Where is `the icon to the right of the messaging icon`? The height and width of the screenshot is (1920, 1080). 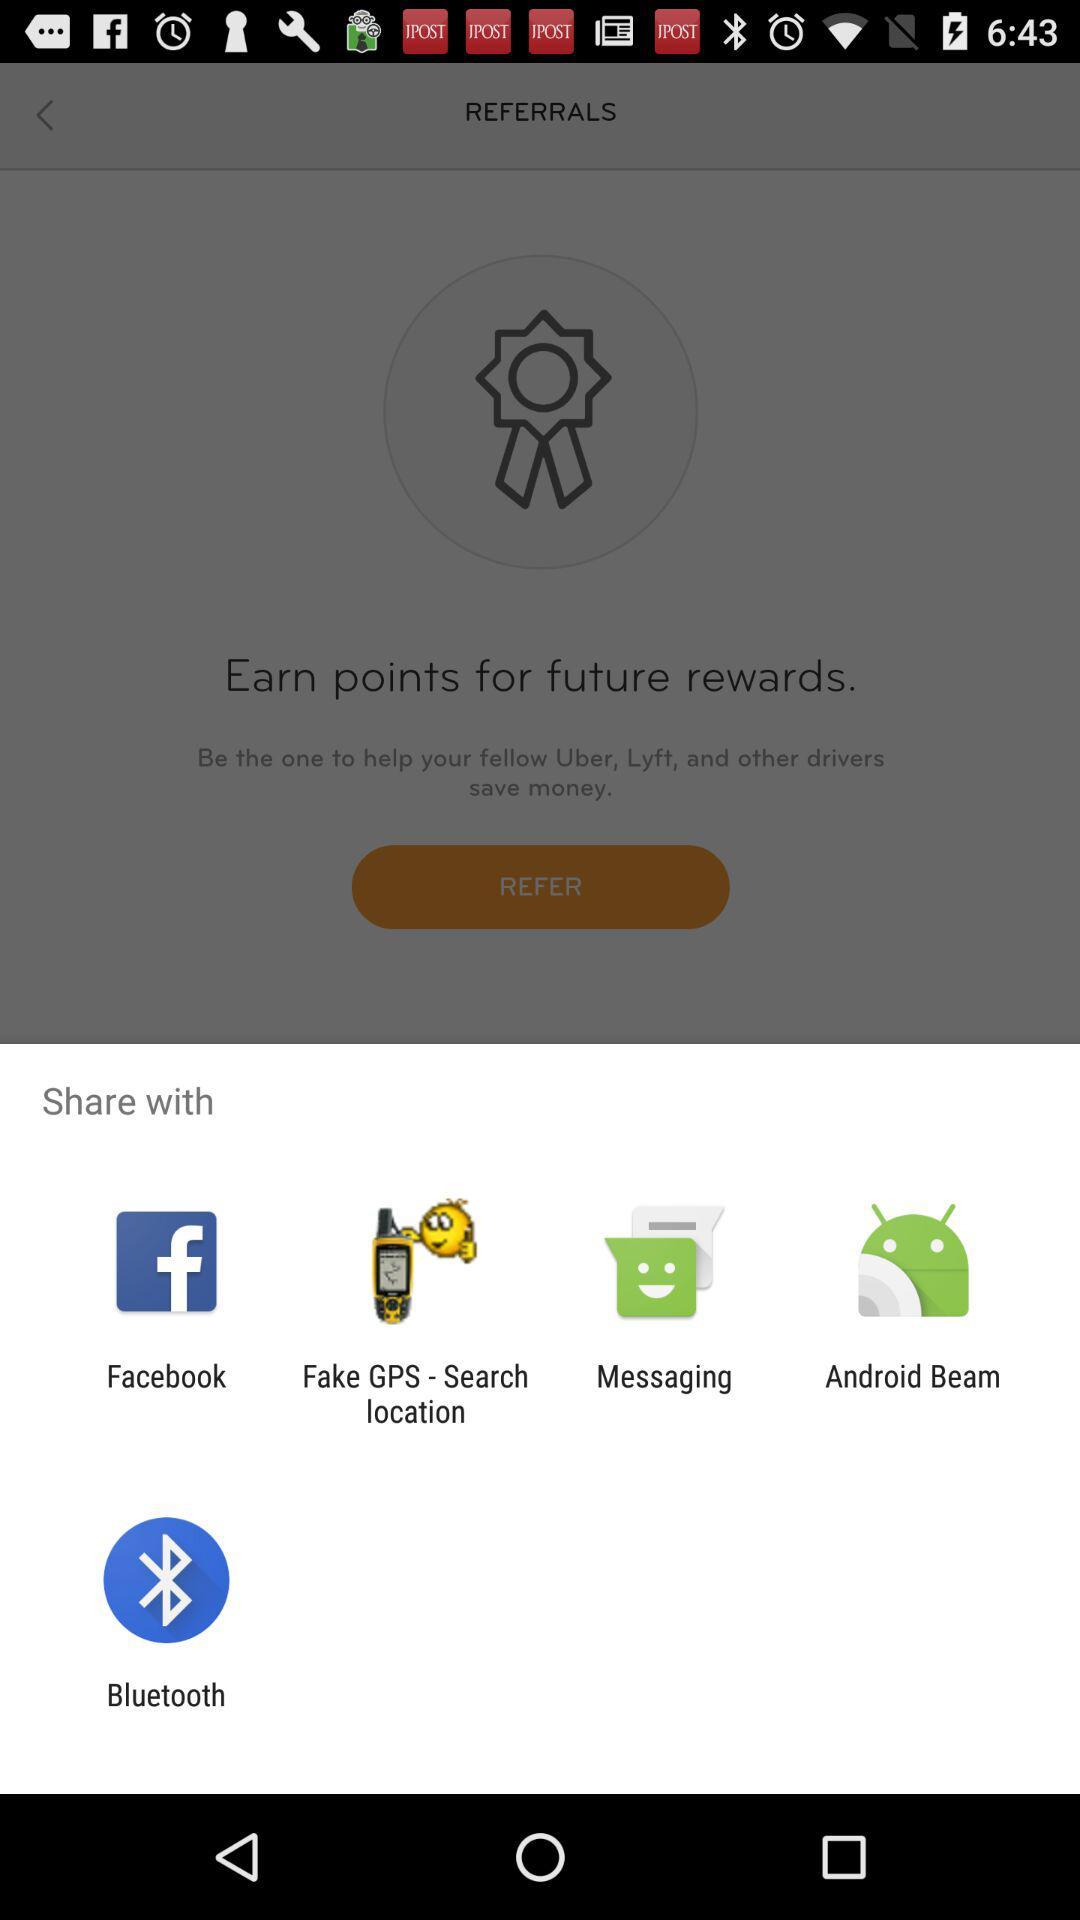
the icon to the right of the messaging icon is located at coordinates (913, 1392).